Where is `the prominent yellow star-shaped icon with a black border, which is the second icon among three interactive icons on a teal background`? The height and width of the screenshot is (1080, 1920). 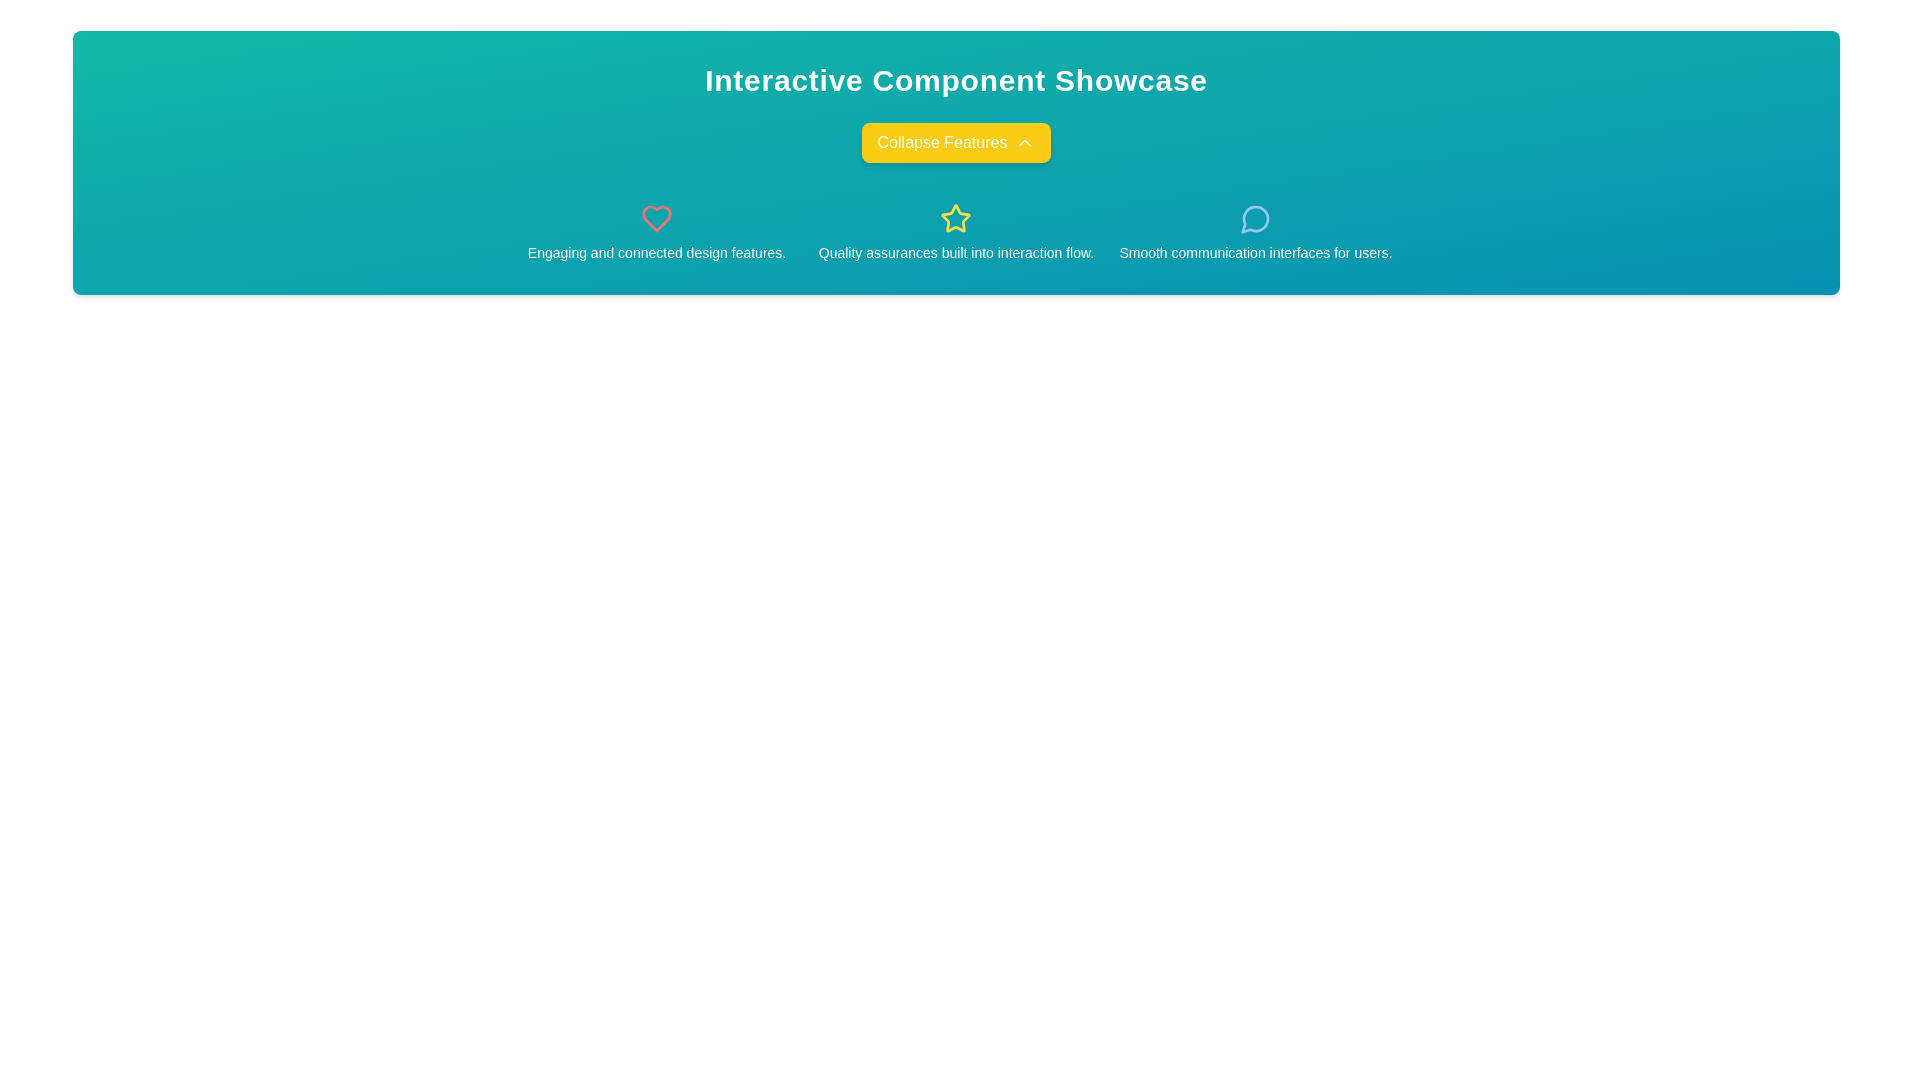 the prominent yellow star-shaped icon with a black border, which is the second icon among three interactive icons on a teal background is located at coordinates (955, 219).